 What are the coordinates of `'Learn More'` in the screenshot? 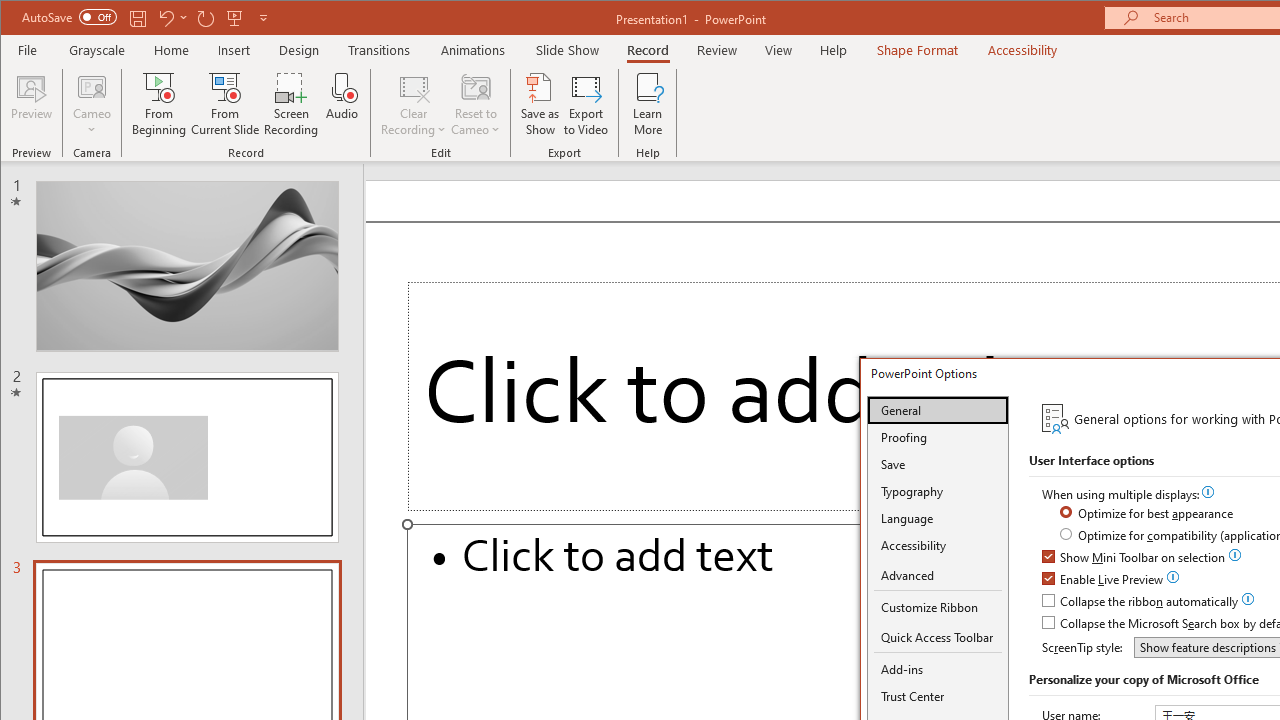 It's located at (648, 104).